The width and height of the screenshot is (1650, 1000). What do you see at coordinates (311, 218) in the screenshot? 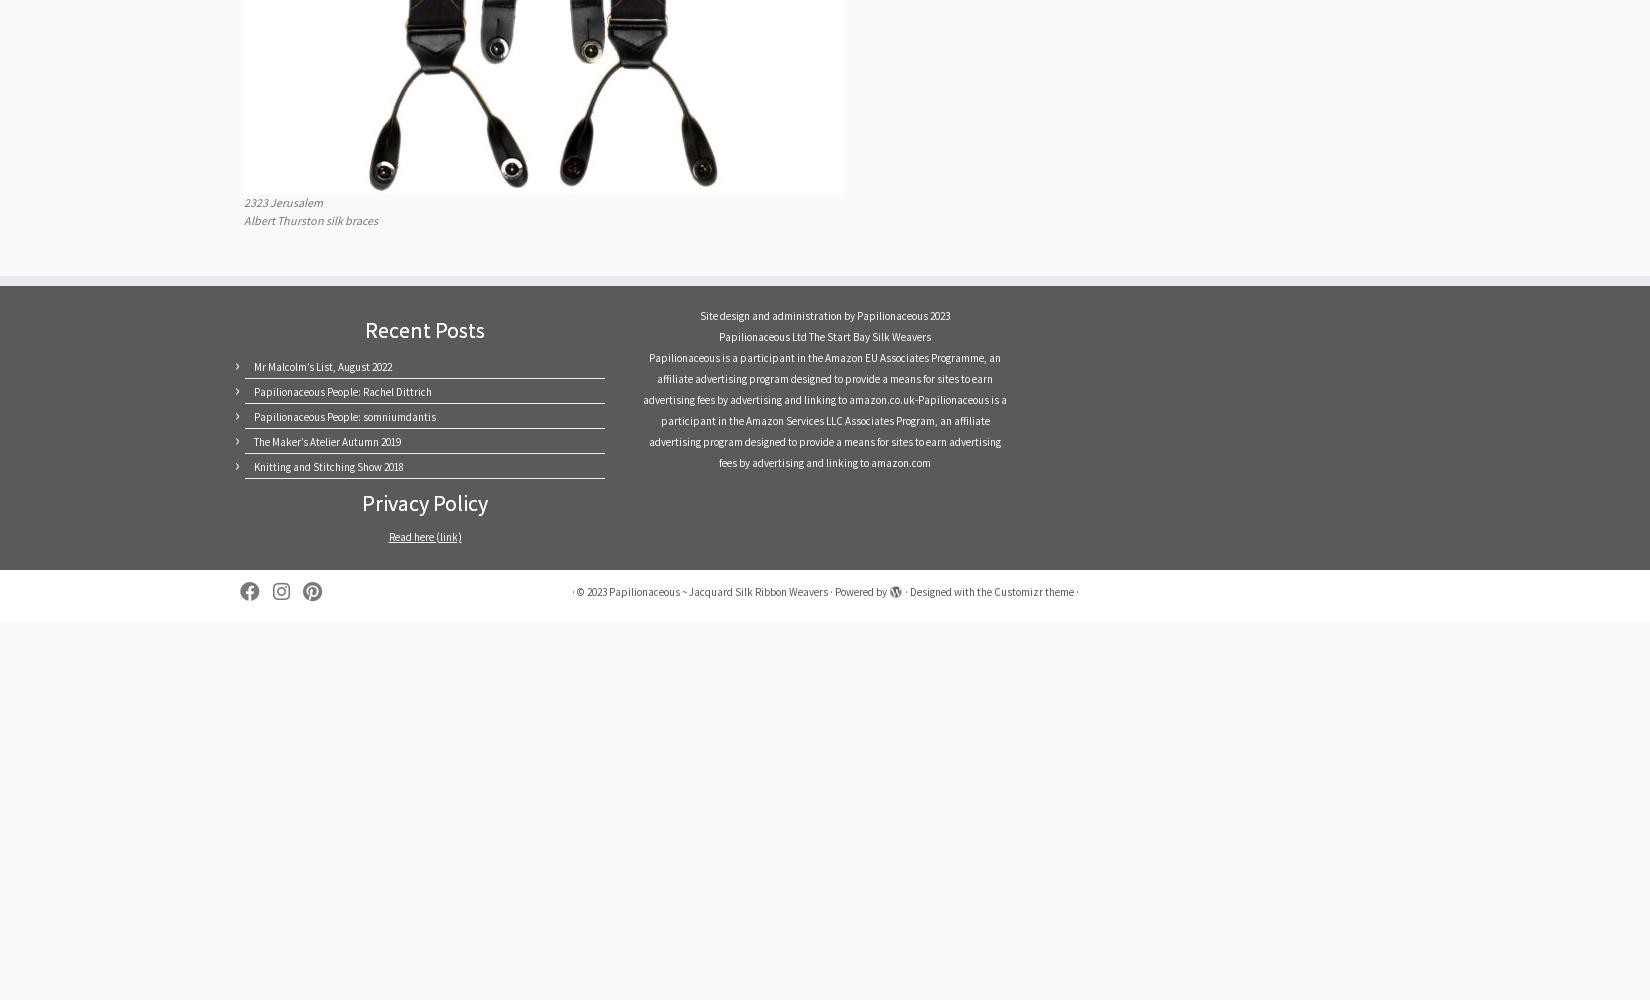
I see `'Albert Thurston silk braces'` at bounding box center [311, 218].